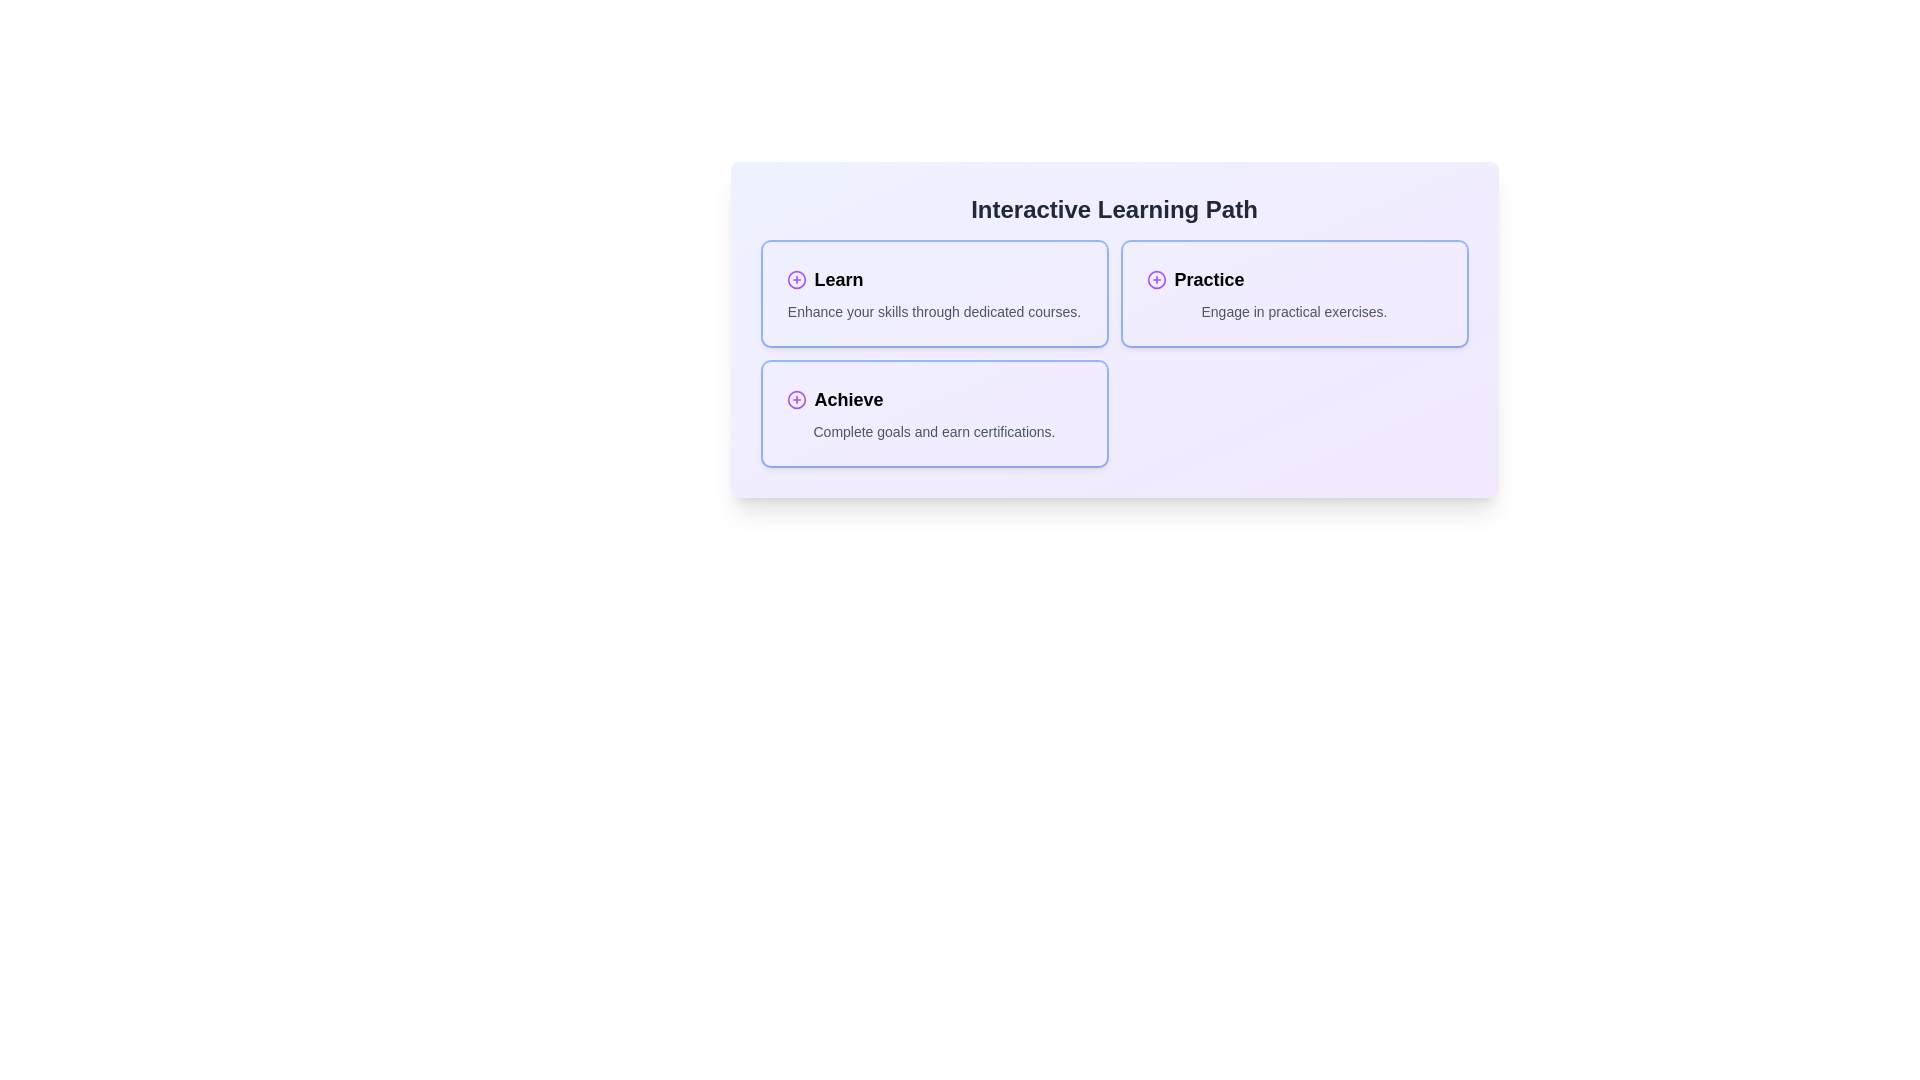  Describe the element at coordinates (795, 280) in the screenshot. I see `the circular icon preceding the text label 'Learn' within the first card of the interface to indicate an action point for creating or adding new items or learning paths` at that location.